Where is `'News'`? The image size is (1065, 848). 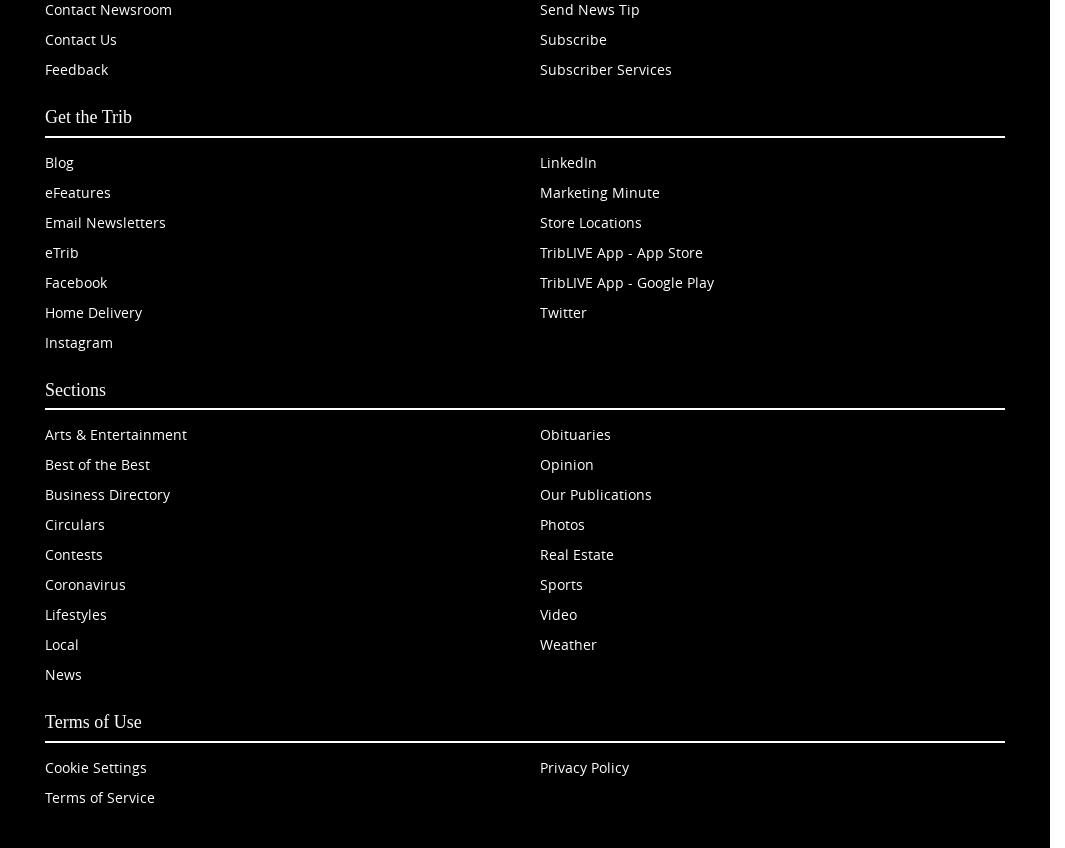
'News' is located at coordinates (62, 673).